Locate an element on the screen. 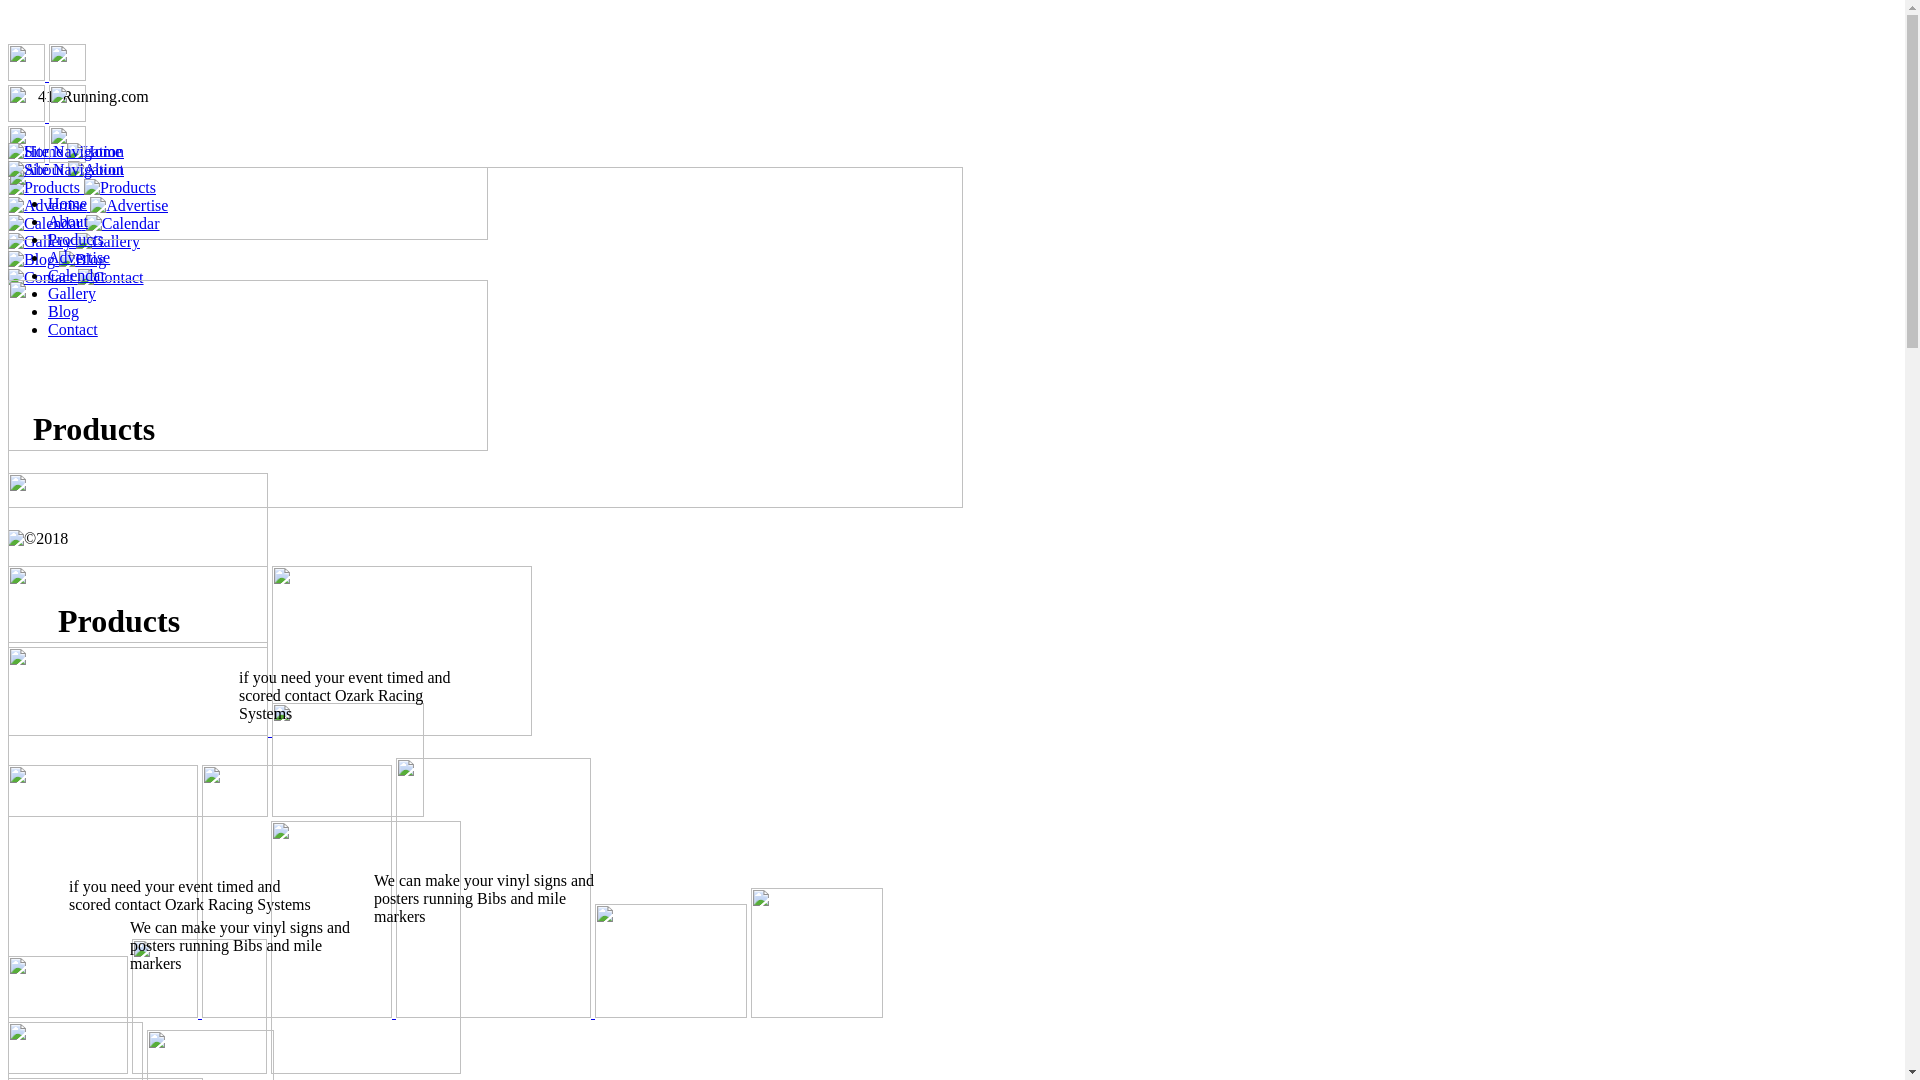  'Advertise' is located at coordinates (78, 256).